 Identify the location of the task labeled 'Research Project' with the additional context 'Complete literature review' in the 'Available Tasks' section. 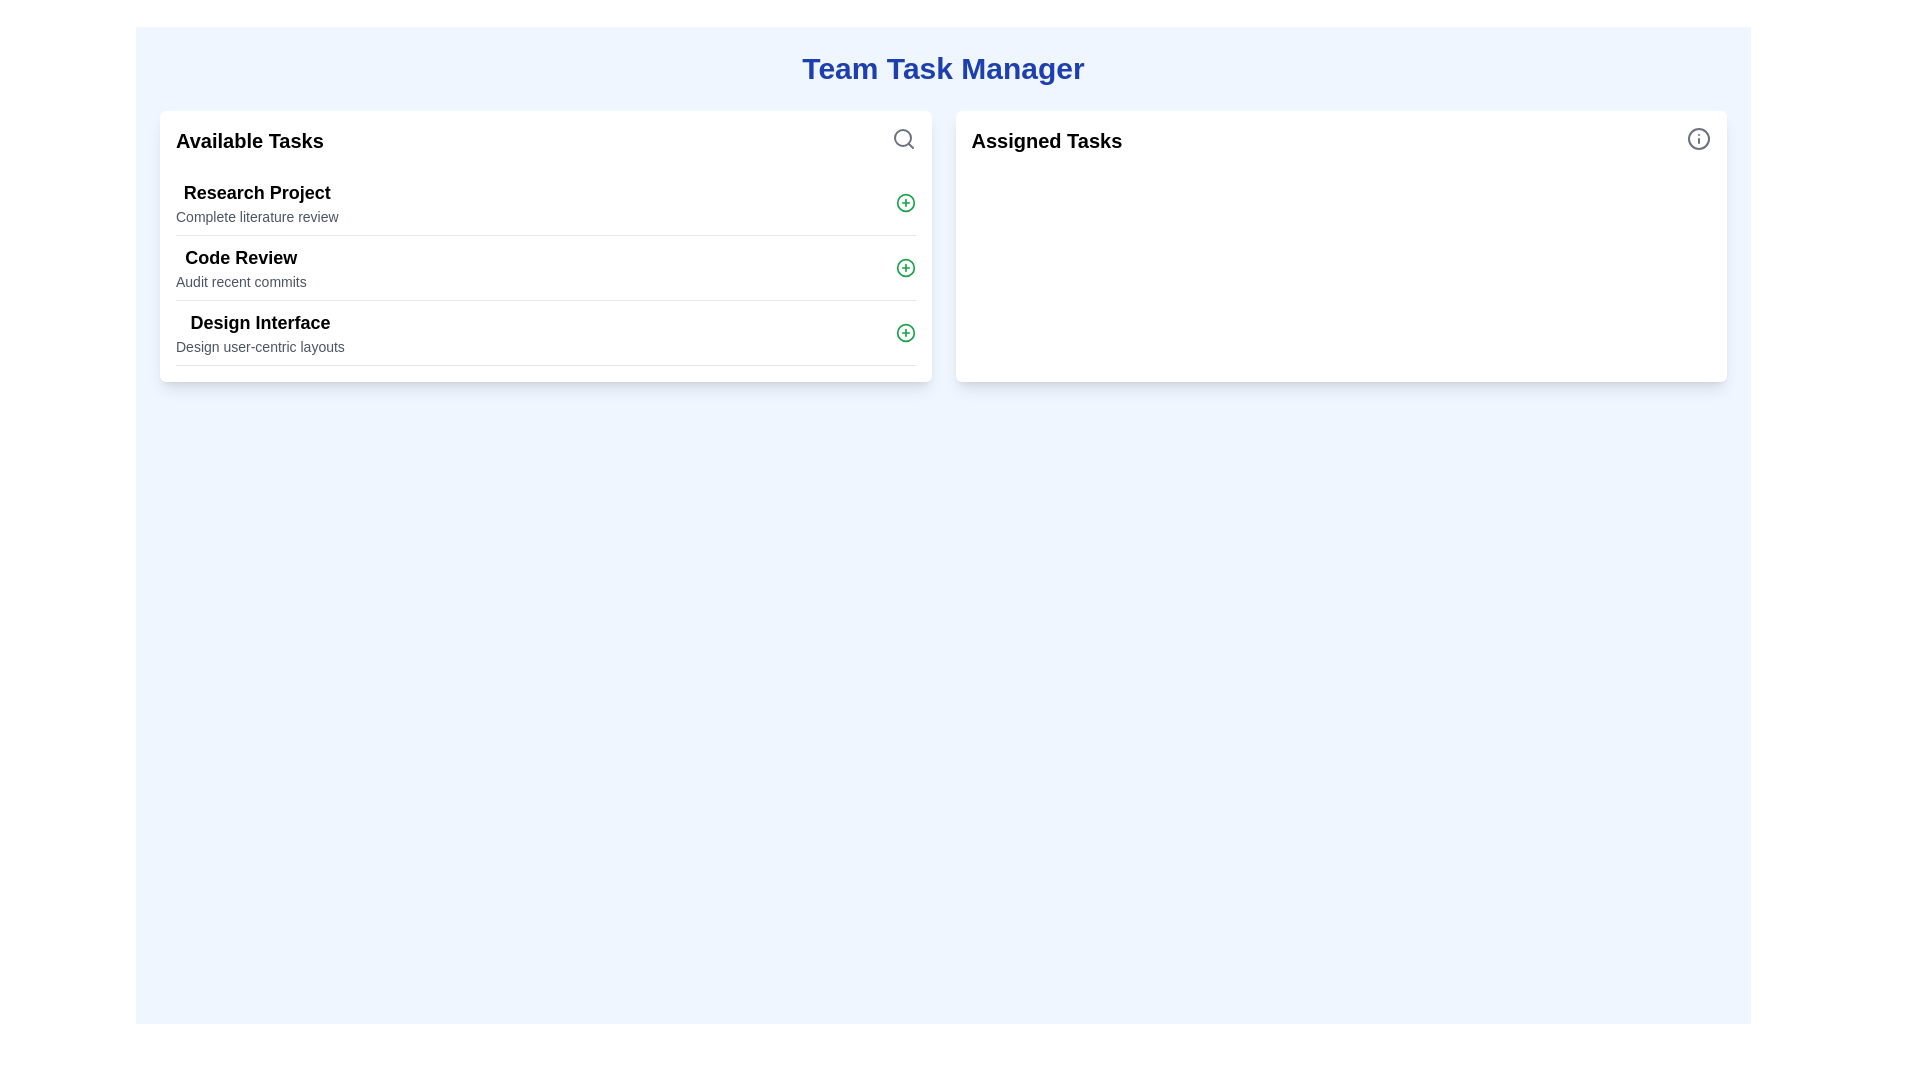
(545, 203).